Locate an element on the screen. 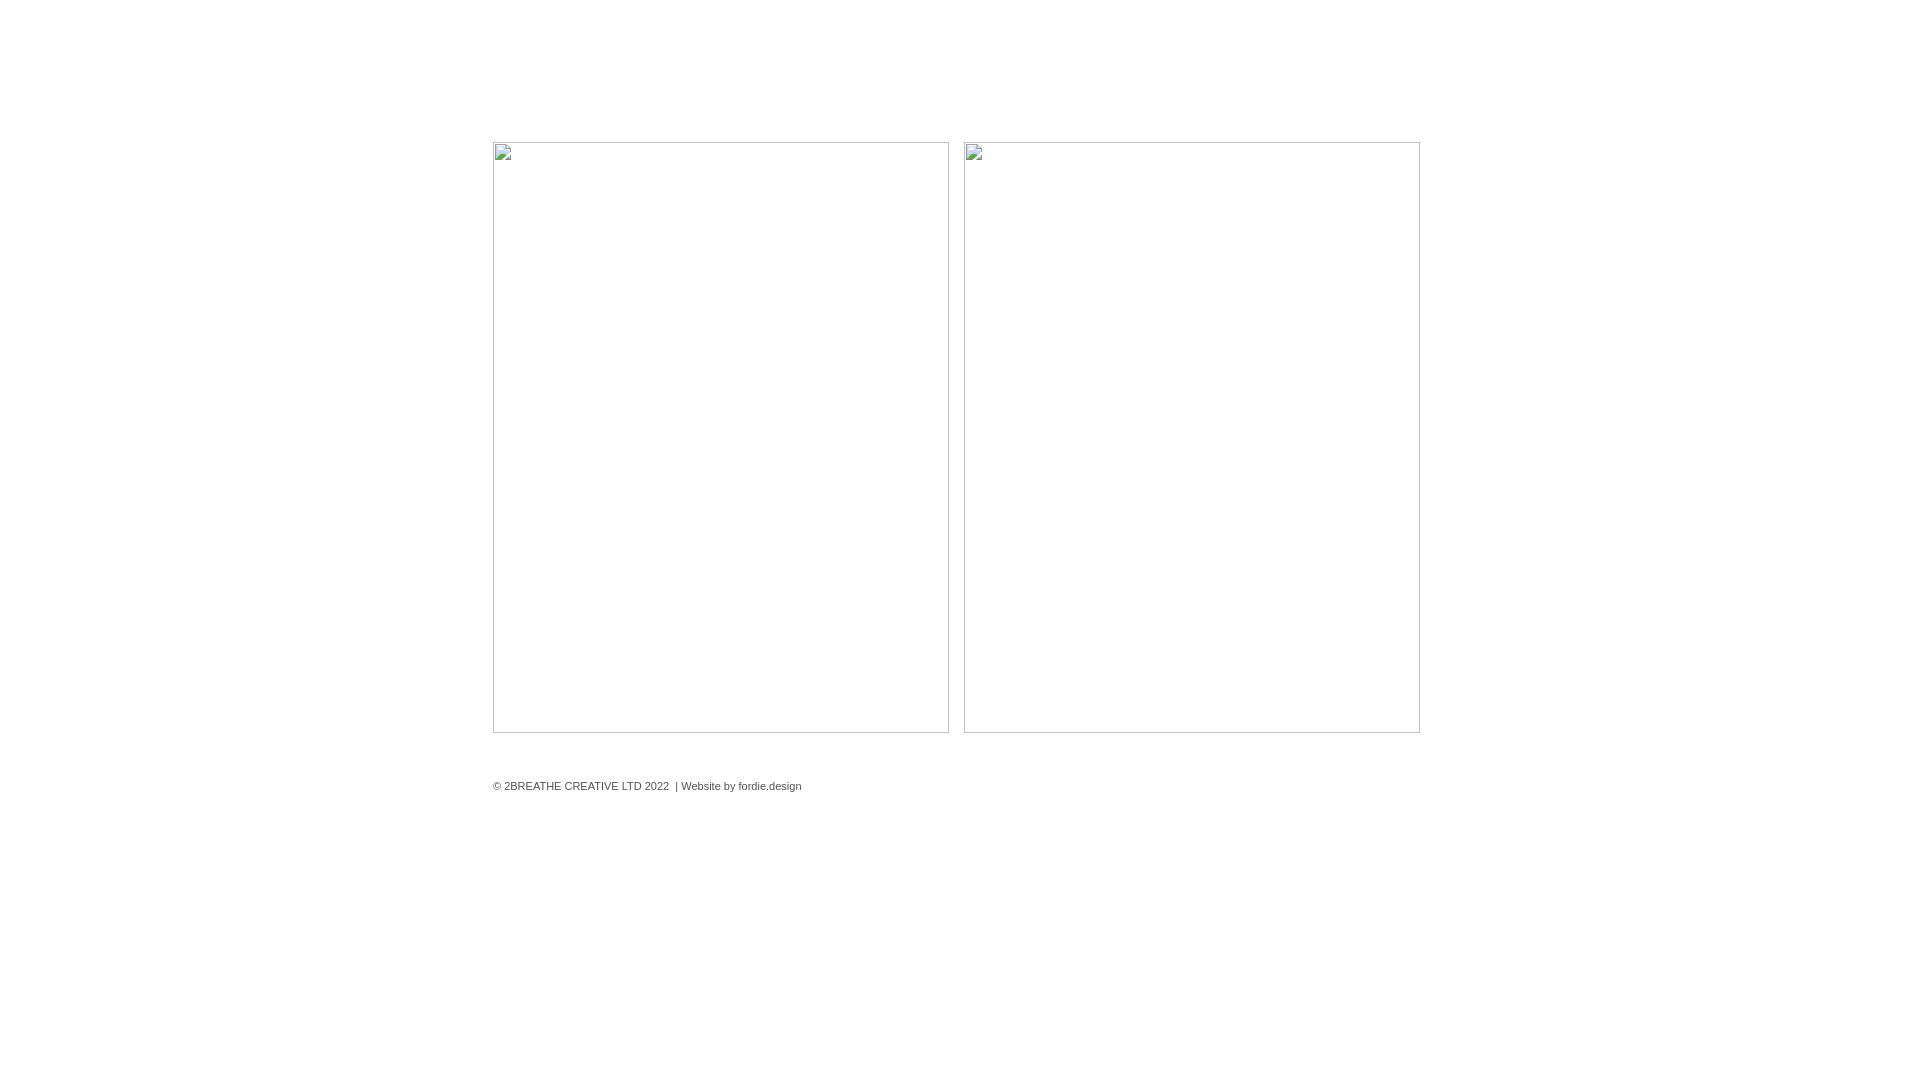  'fordie.design' is located at coordinates (738, 785).